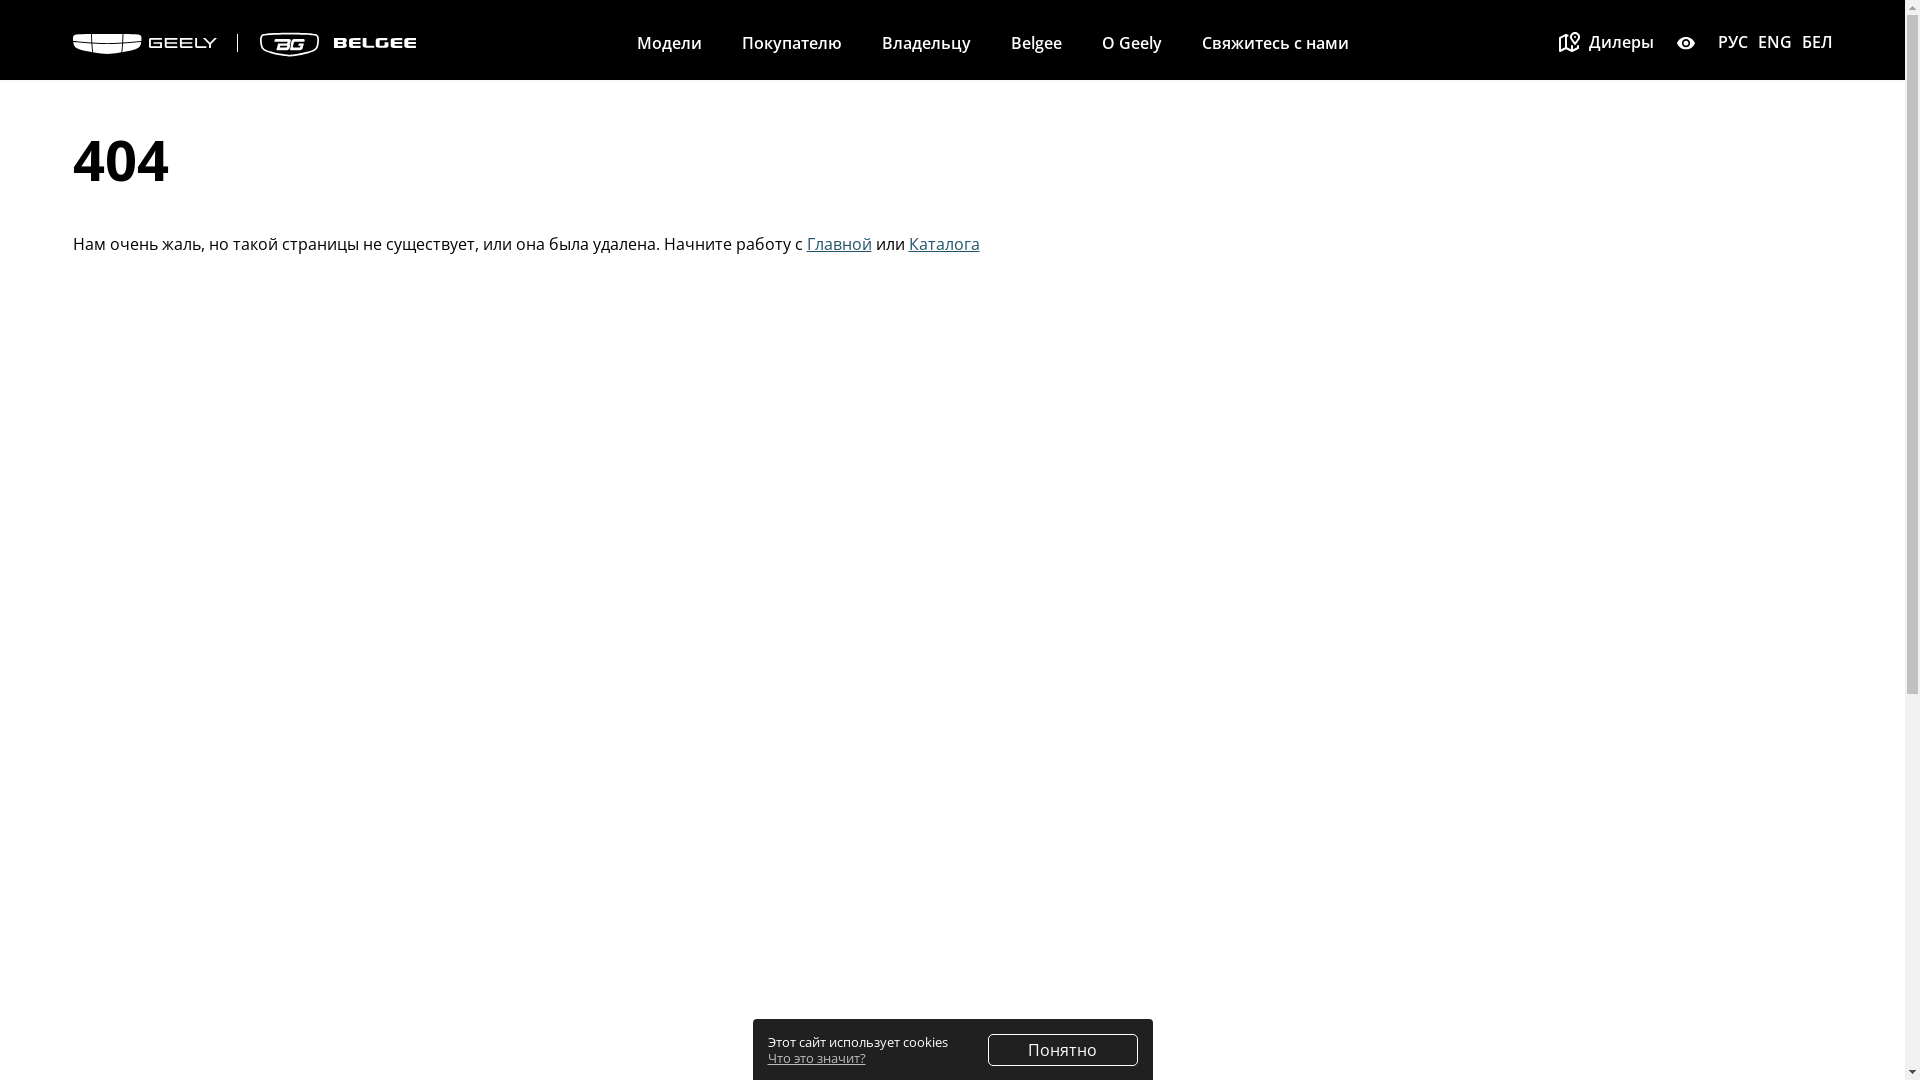 This screenshot has width=1920, height=1080. What do you see at coordinates (1775, 42) in the screenshot?
I see `'ENG'` at bounding box center [1775, 42].